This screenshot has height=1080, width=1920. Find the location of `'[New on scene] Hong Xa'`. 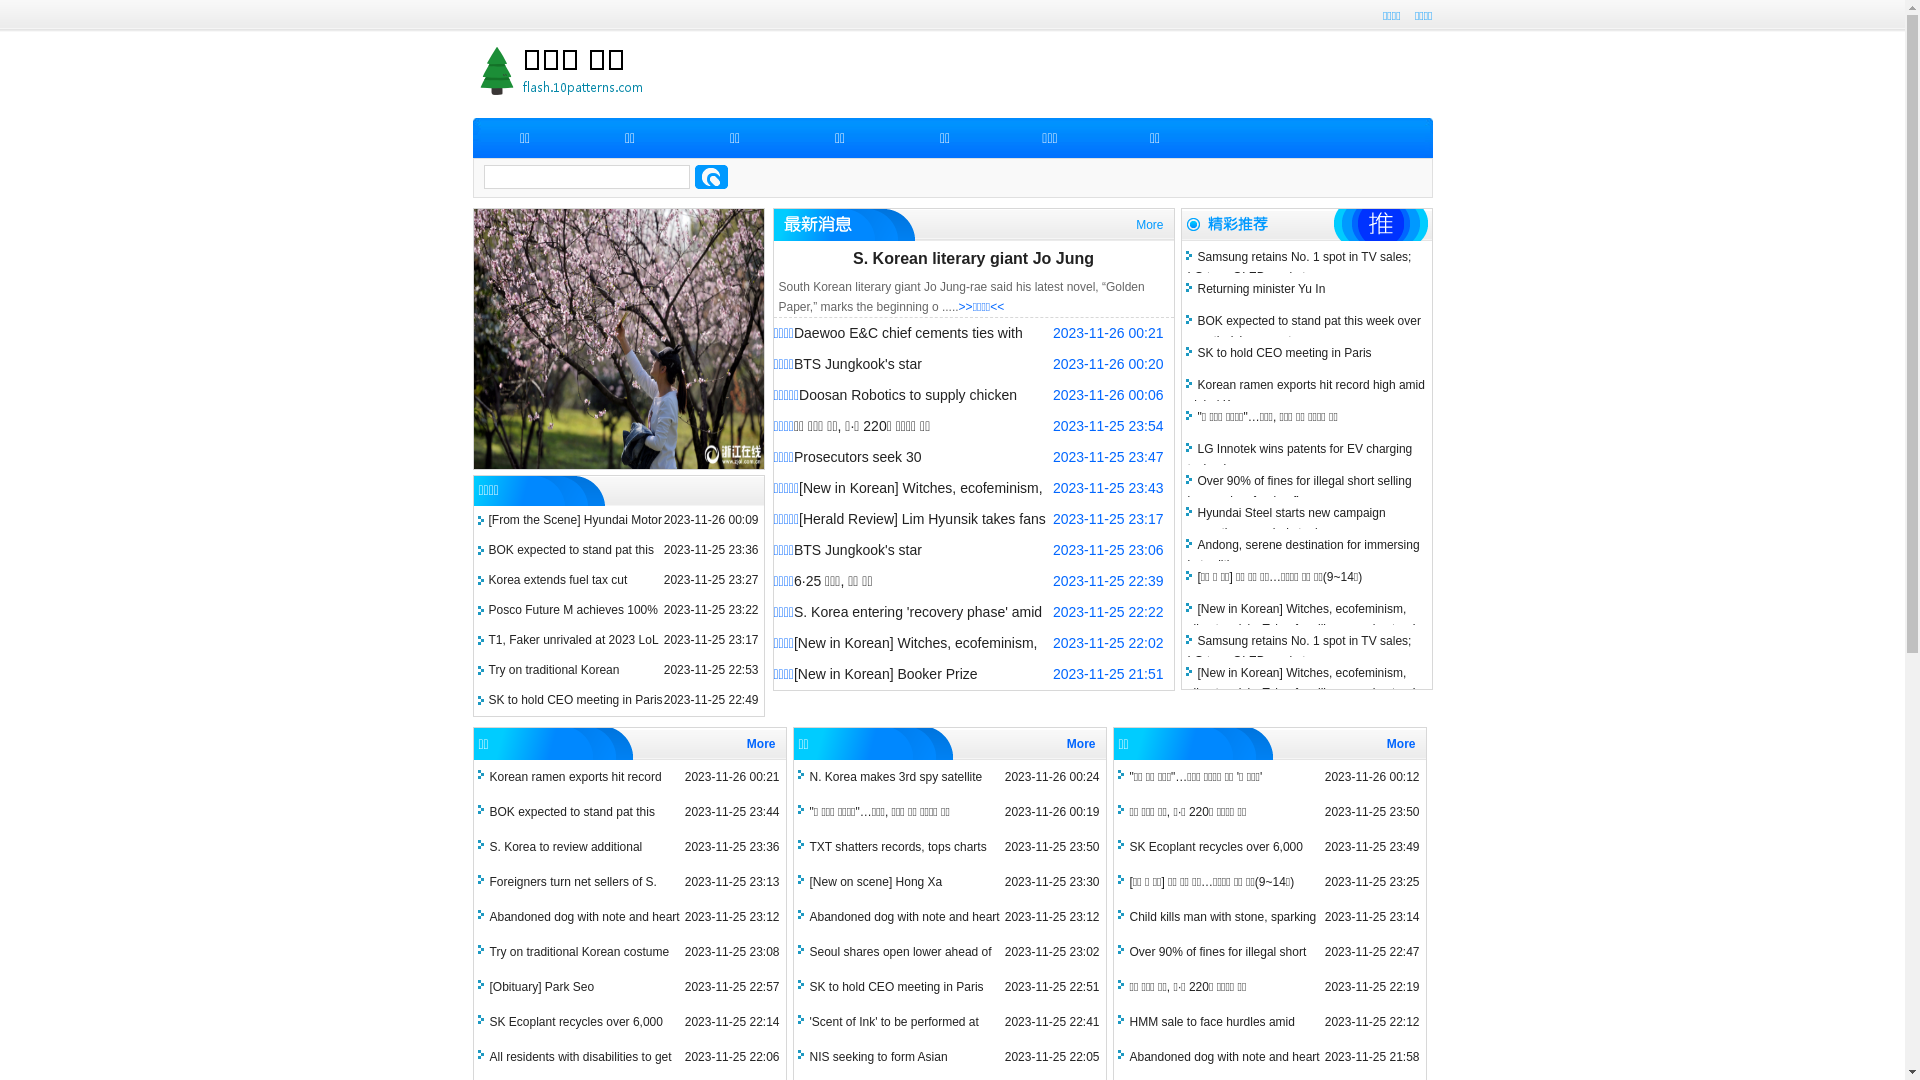

'[New on scene] Hong Xa' is located at coordinates (871, 881).